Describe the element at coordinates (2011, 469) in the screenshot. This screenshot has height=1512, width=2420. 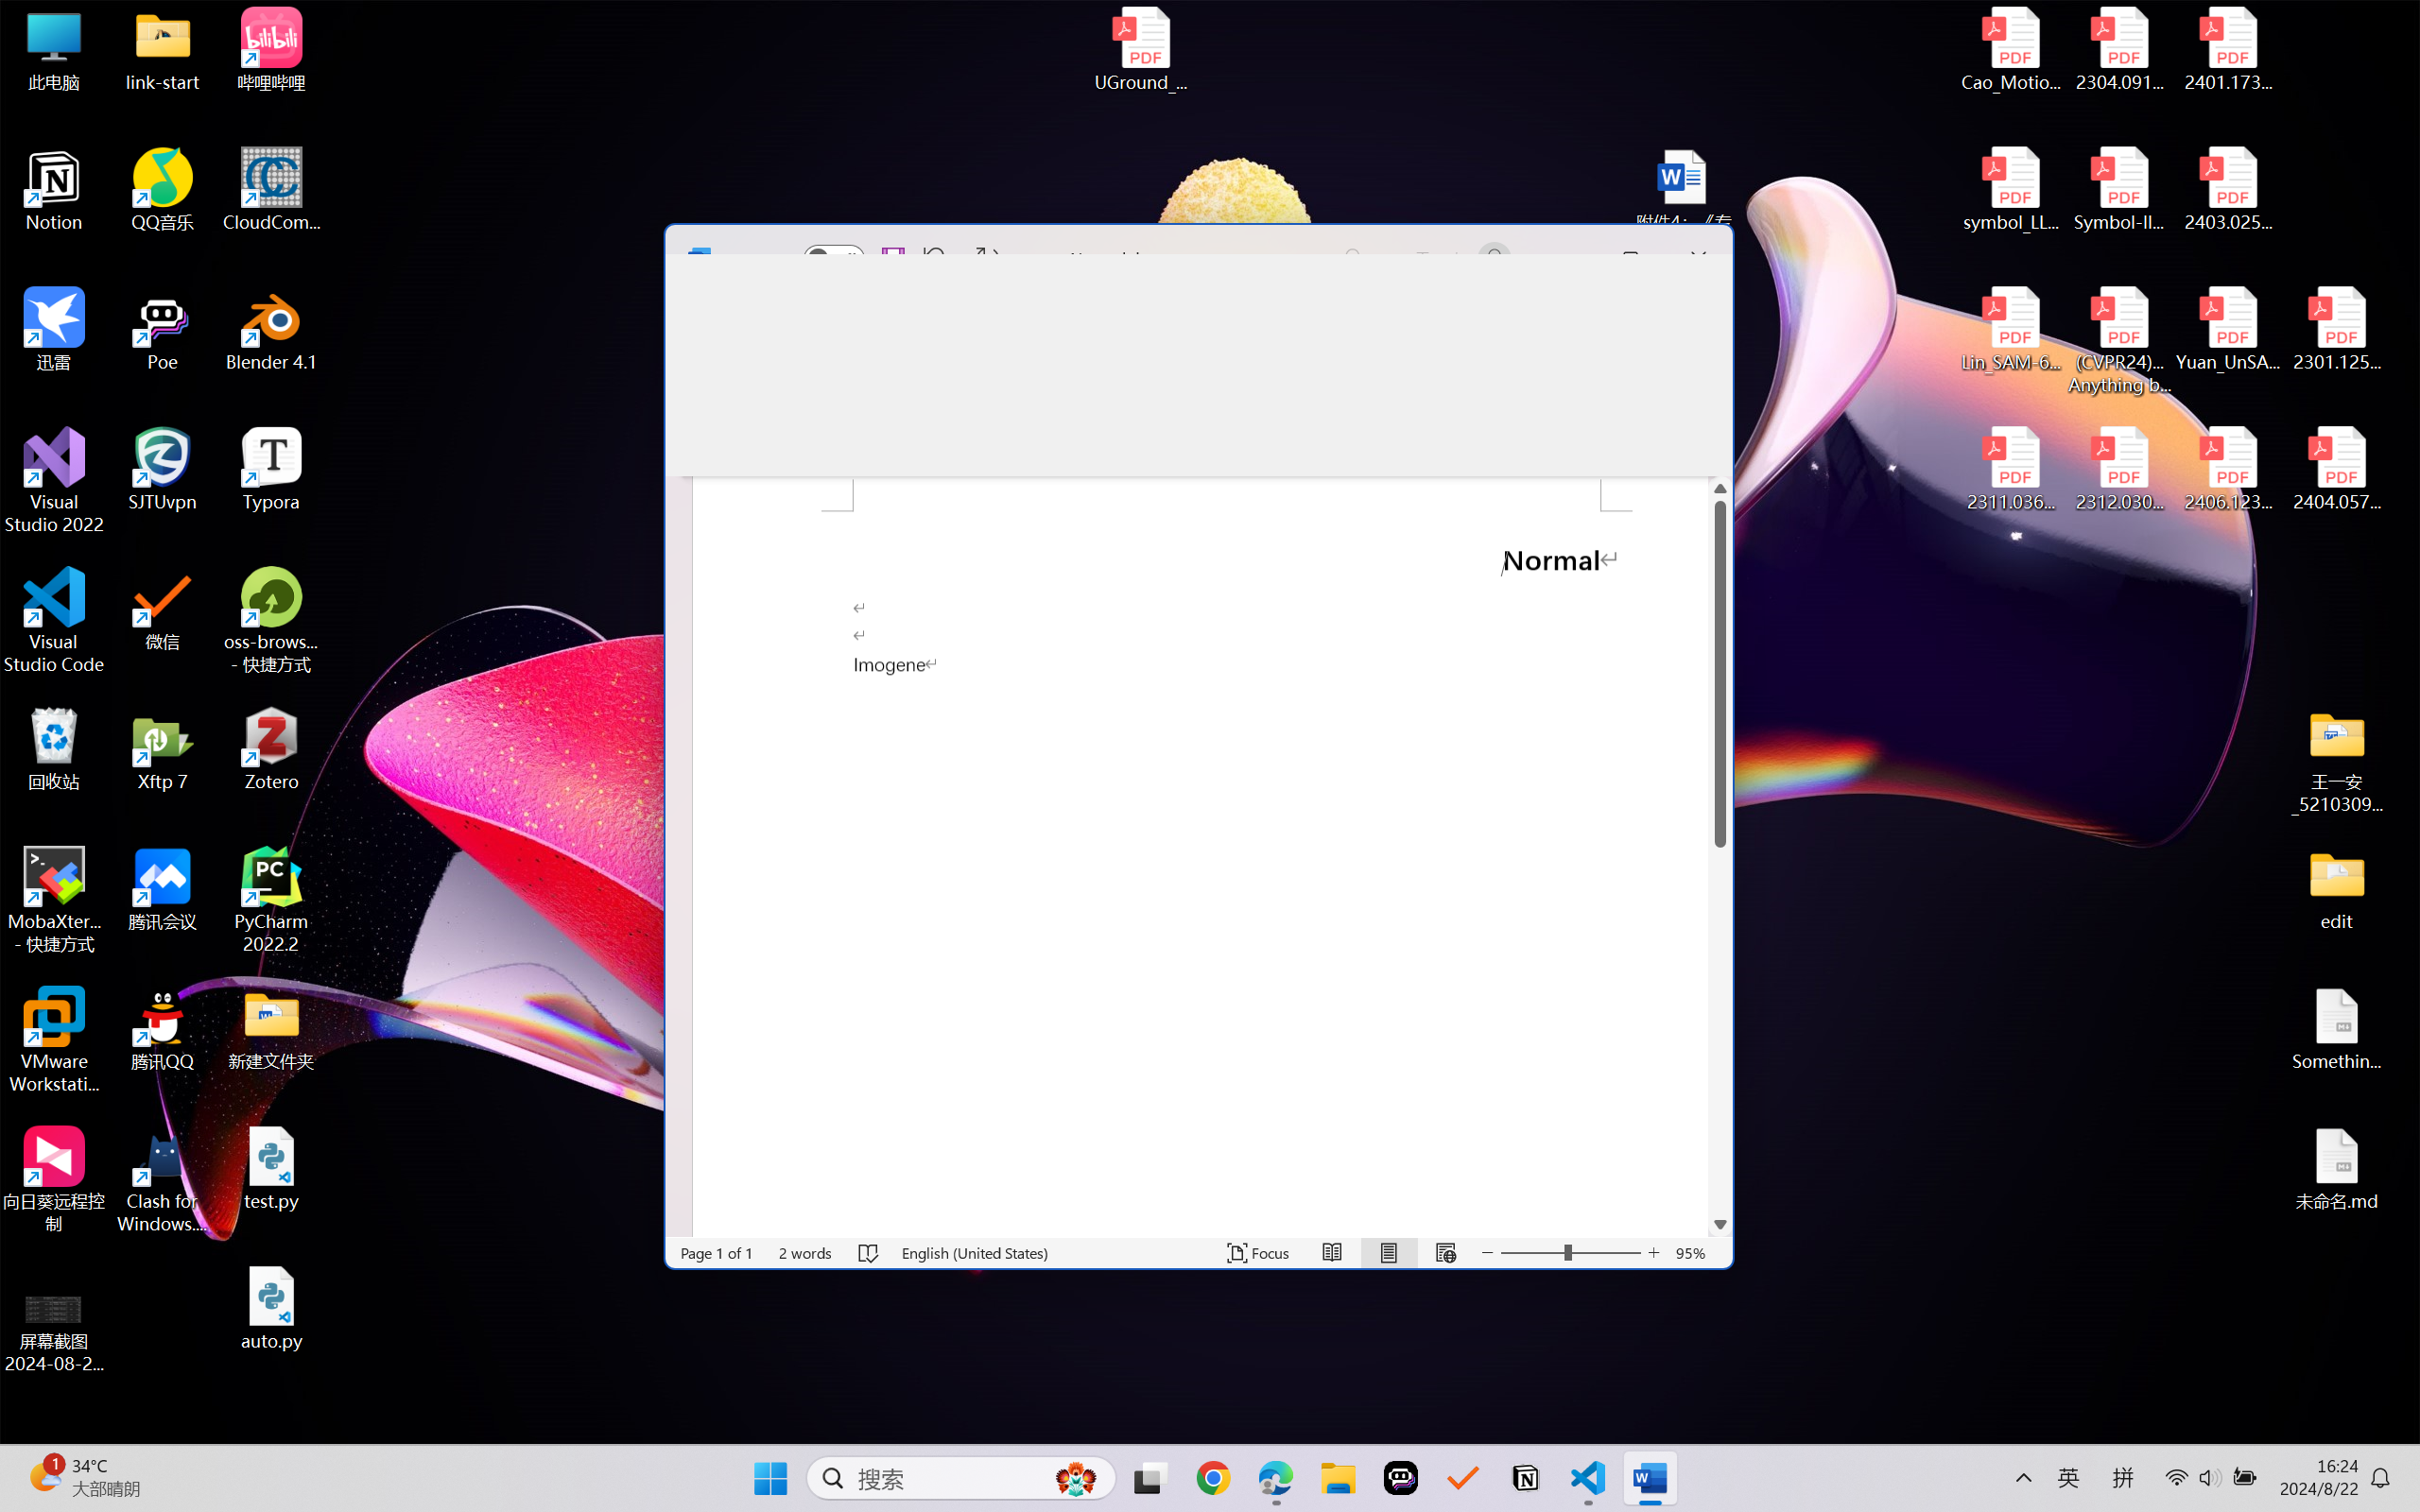
I see `'2311.03658v2.pdf'` at that location.